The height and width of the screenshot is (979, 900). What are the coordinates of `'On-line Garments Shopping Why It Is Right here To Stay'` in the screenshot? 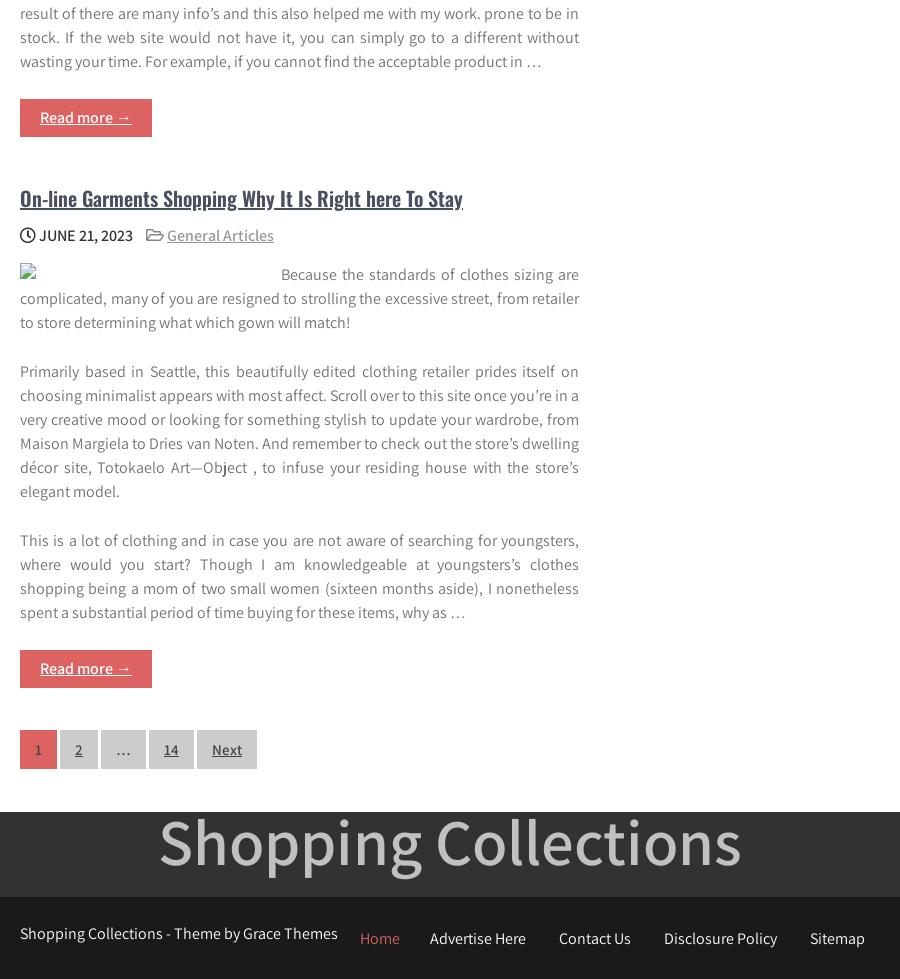 It's located at (240, 196).